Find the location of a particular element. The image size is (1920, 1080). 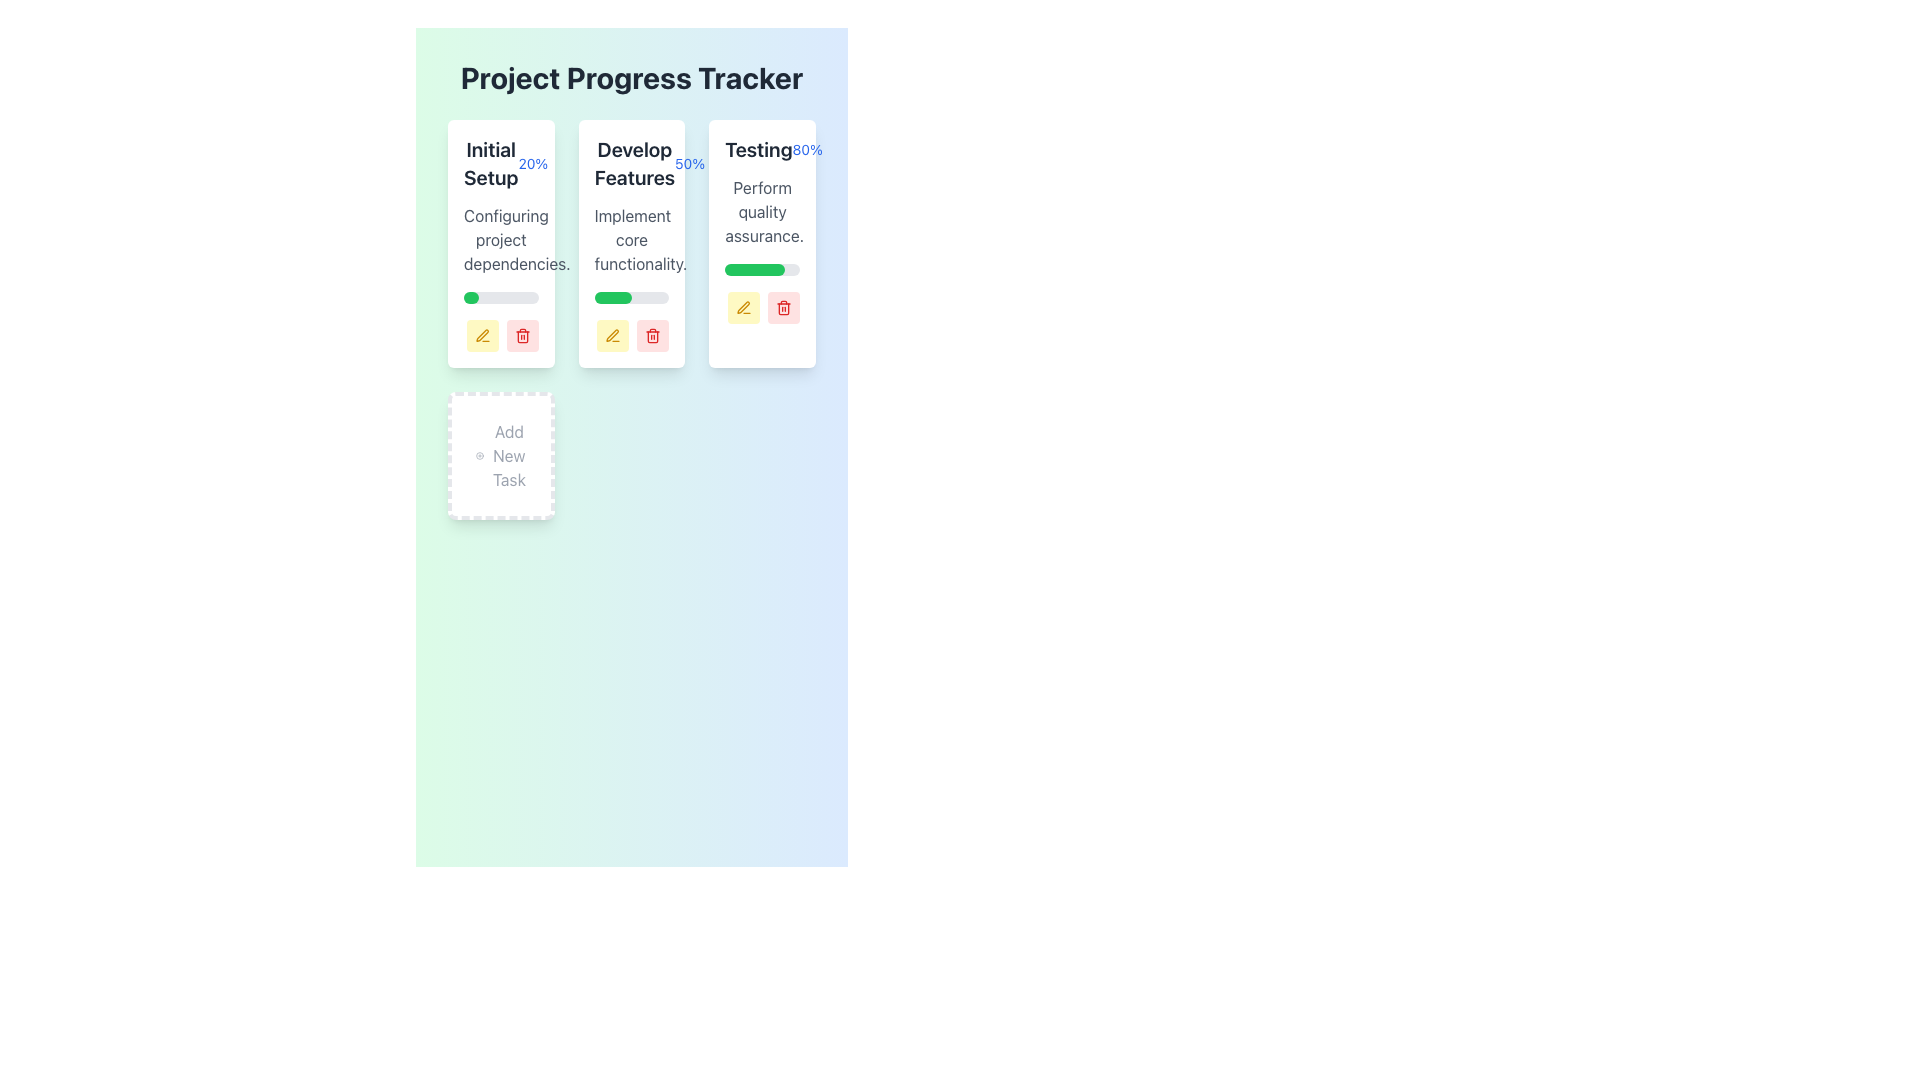

the edit SVG icon located in the third column titled 'Testing', positioned below the green progress bar of the 'Testing' task is located at coordinates (743, 308).